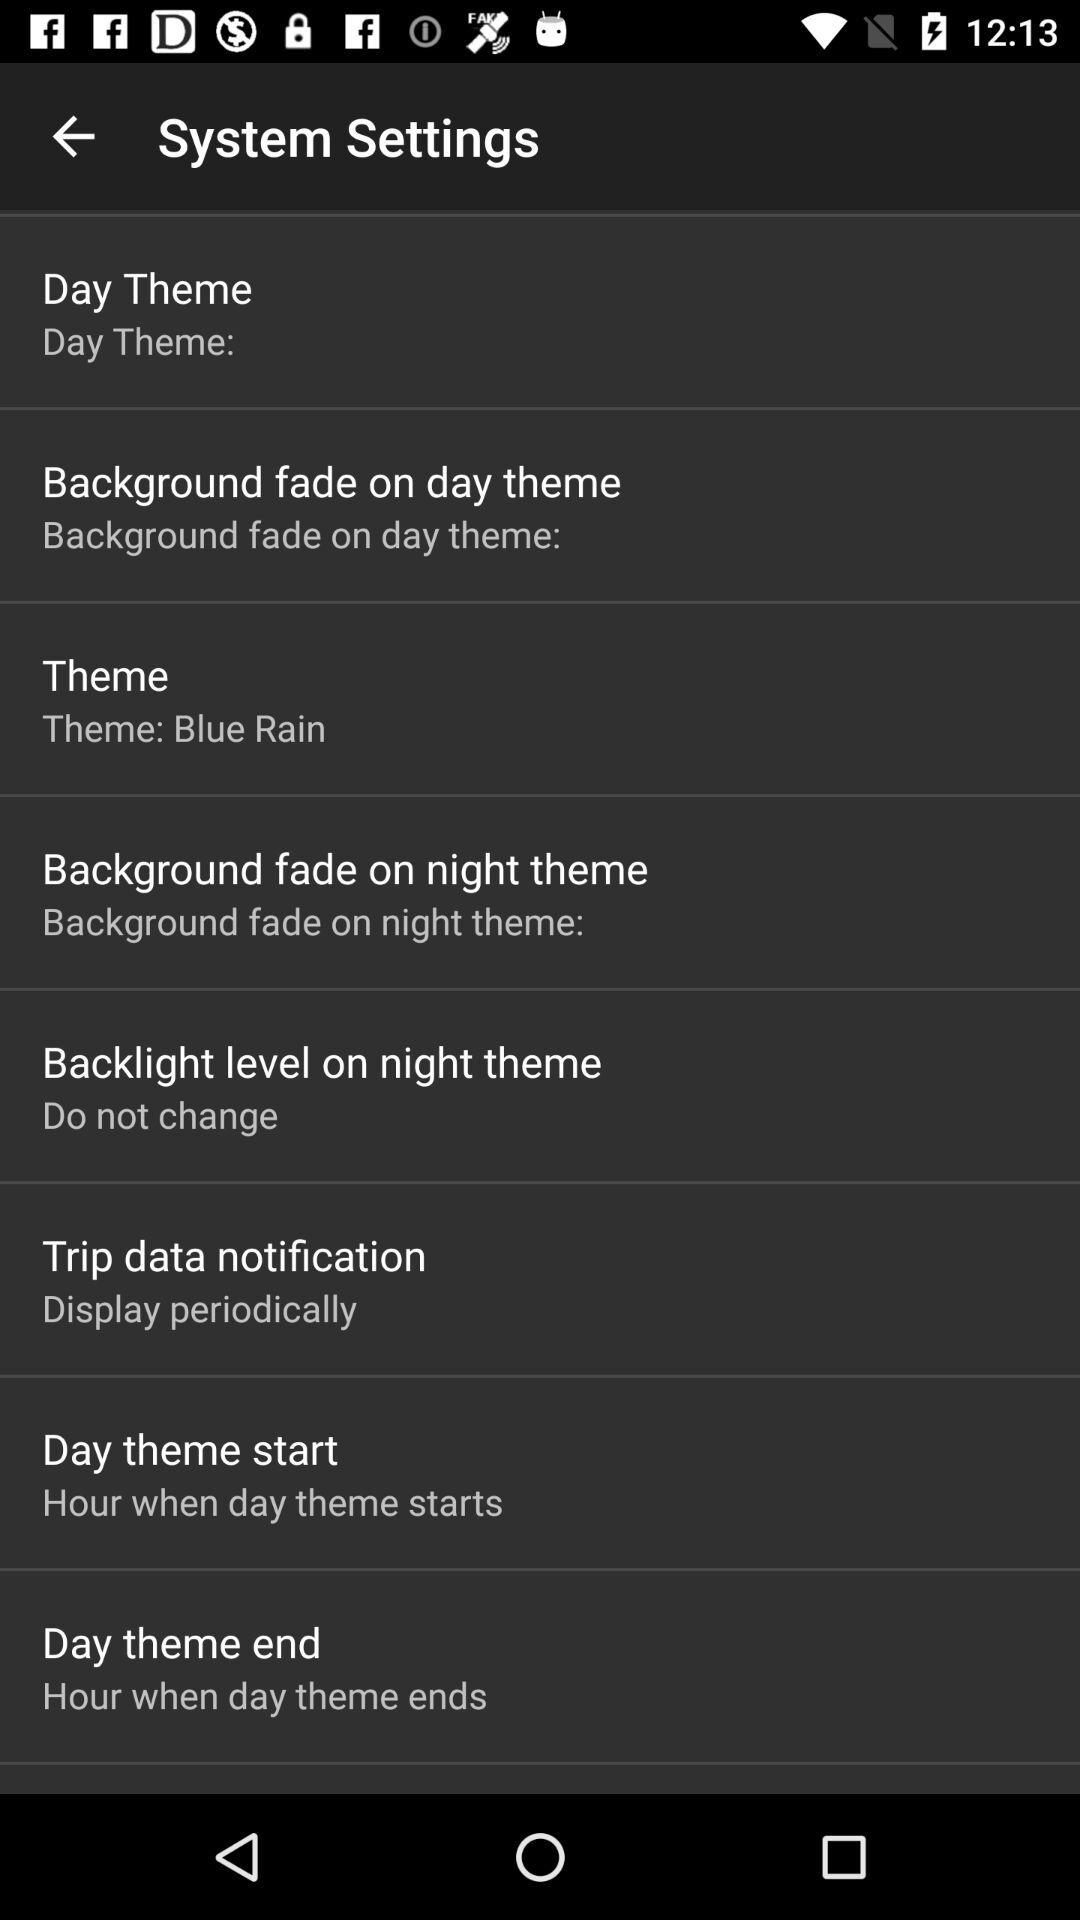 This screenshot has width=1080, height=1920. What do you see at coordinates (321, 1060) in the screenshot?
I see `item below background fade on icon` at bounding box center [321, 1060].